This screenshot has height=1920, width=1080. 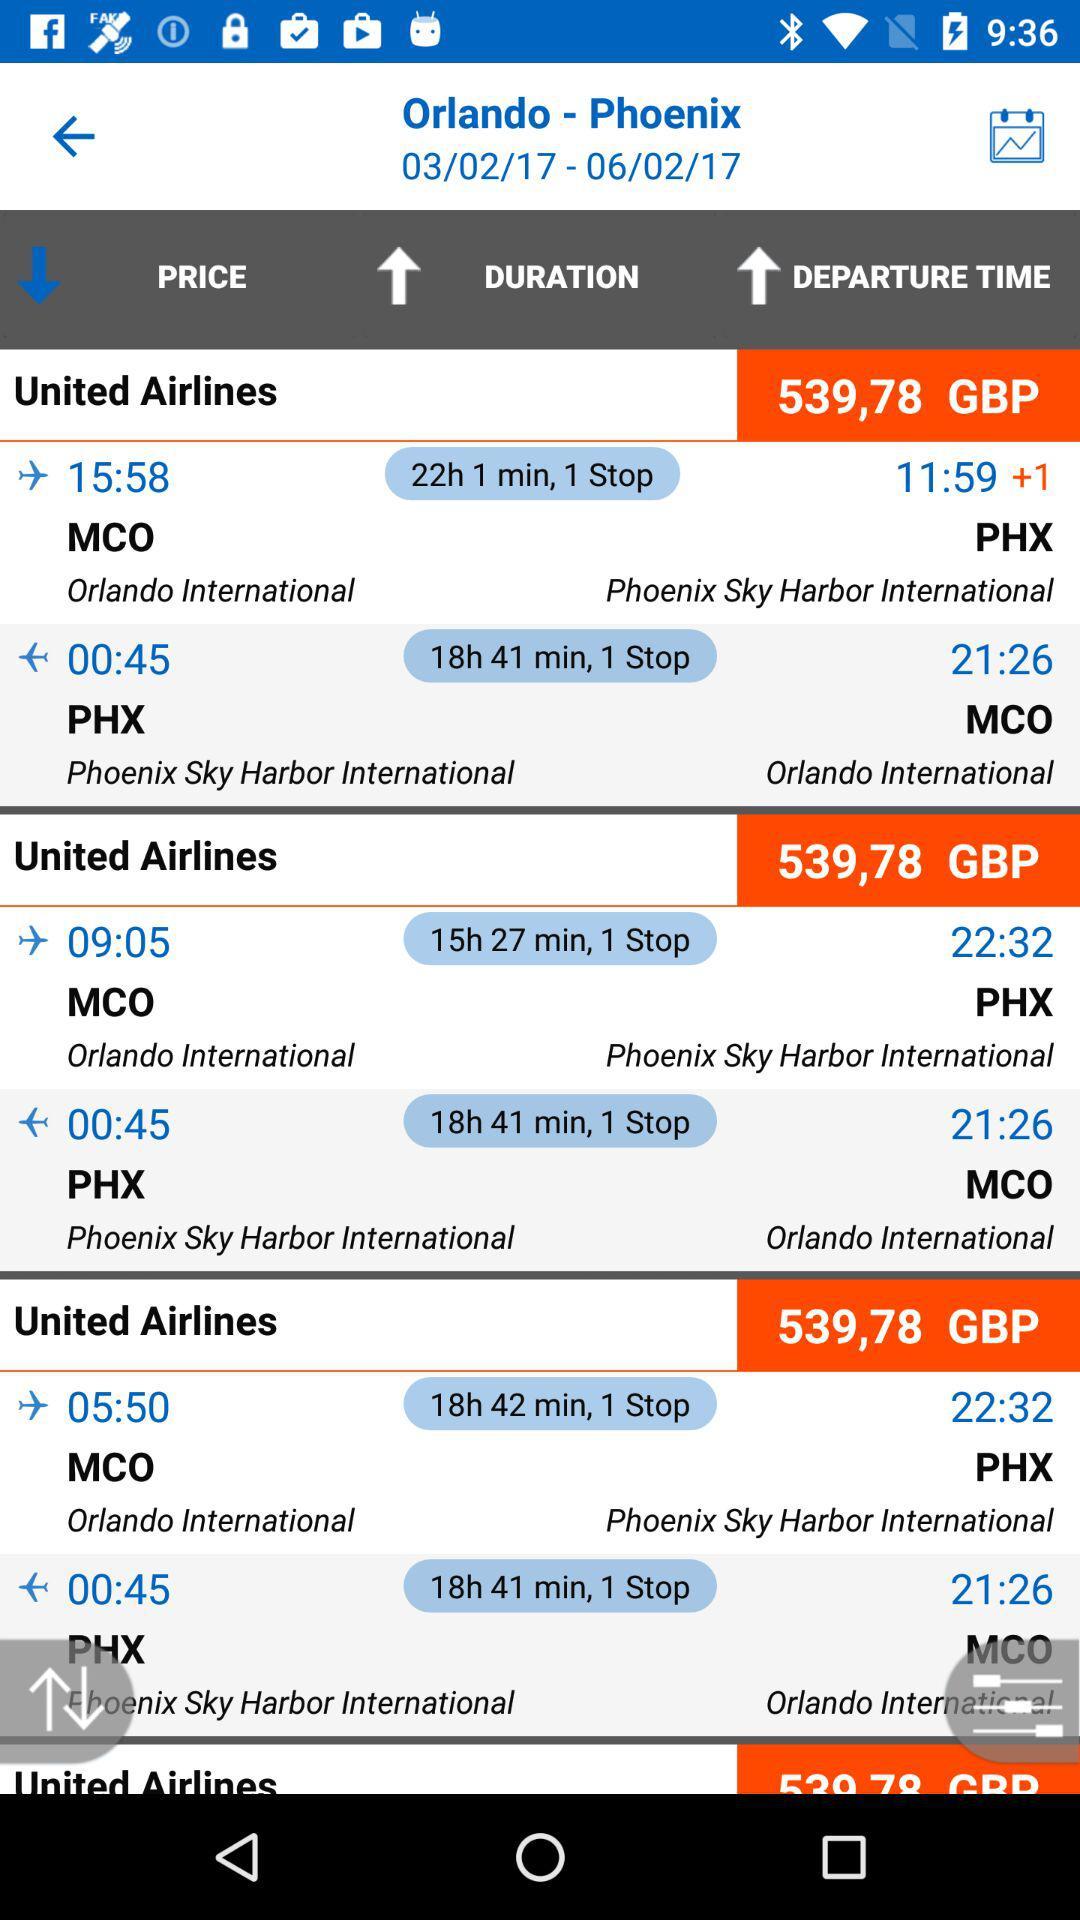 What do you see at coordinates (898, 274) in the screenshot?
I see `item next to the duration icon` at bounding box center [898, 274].